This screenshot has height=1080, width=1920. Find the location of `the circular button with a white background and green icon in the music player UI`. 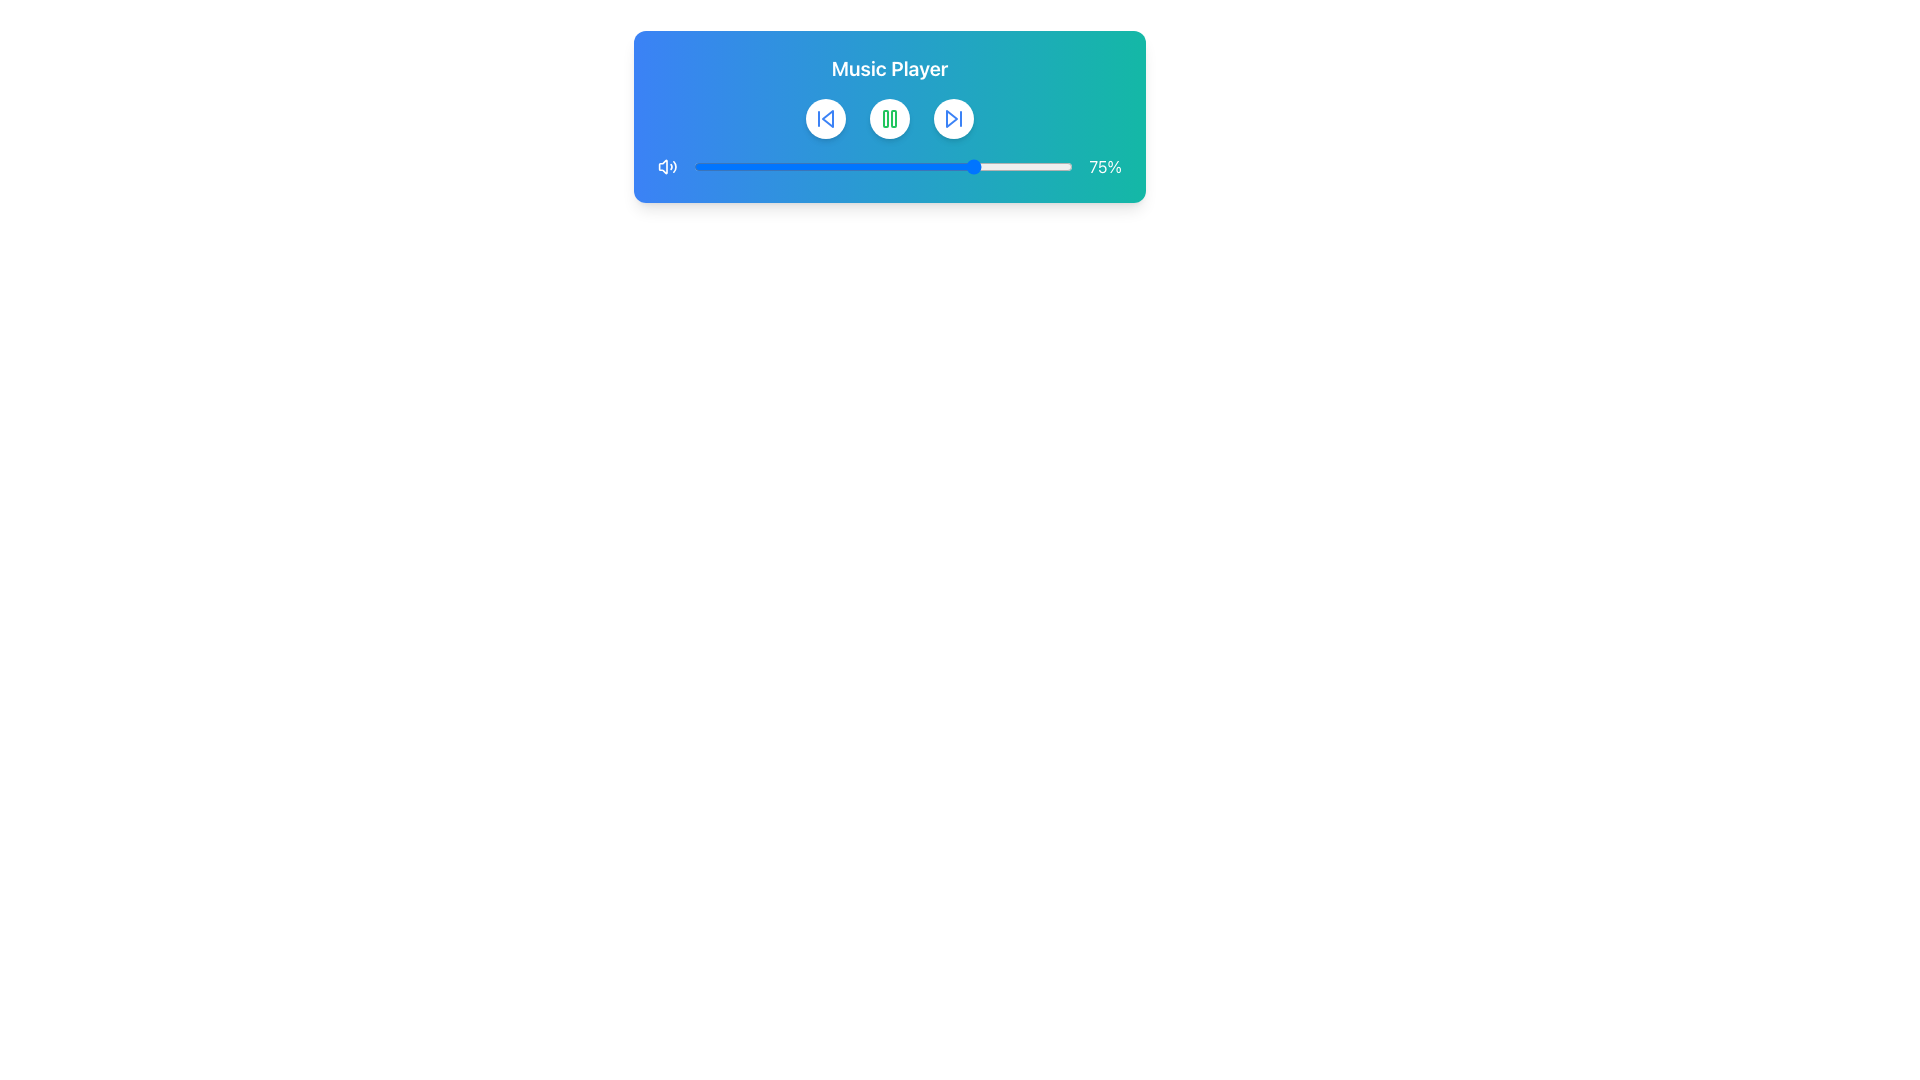

the circular button with a white background and green icon in the music player UI is located at coordinates (888, 119).